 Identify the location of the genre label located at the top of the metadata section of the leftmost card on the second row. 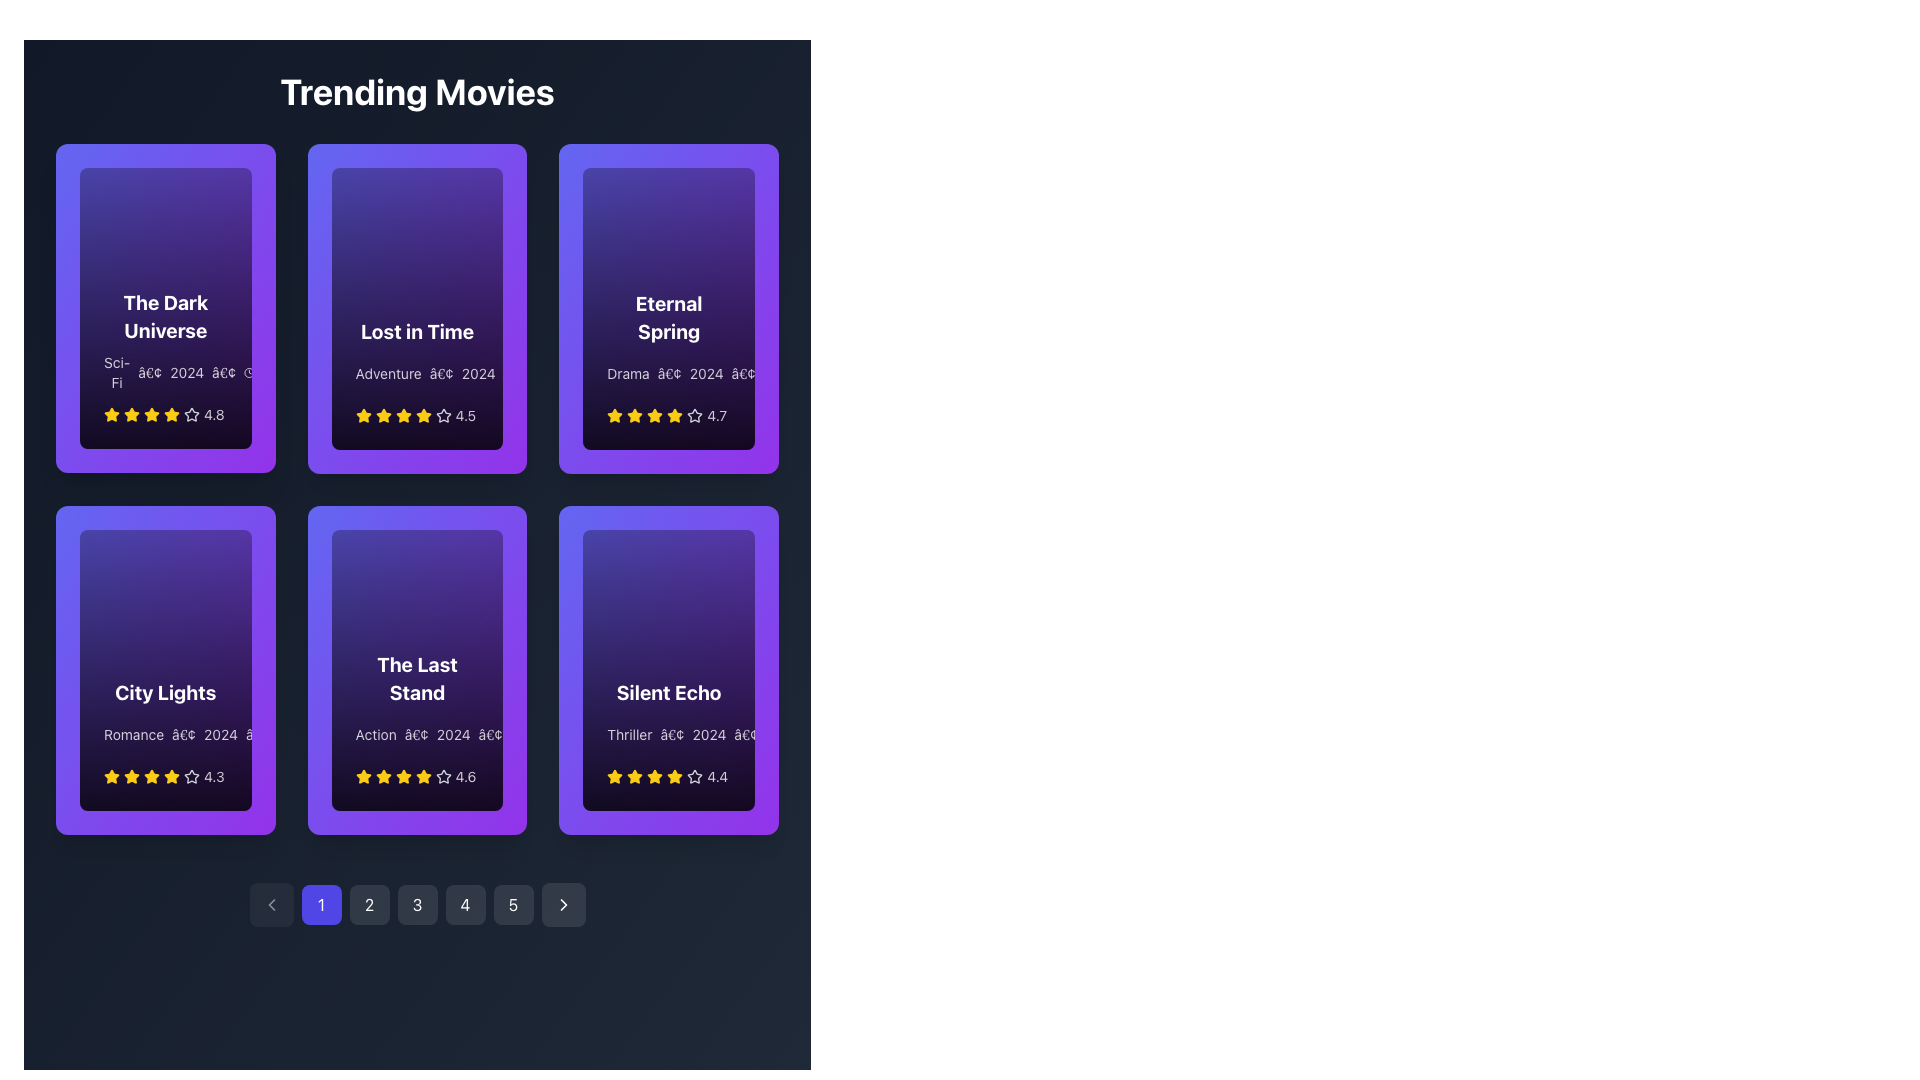
(133, 734).